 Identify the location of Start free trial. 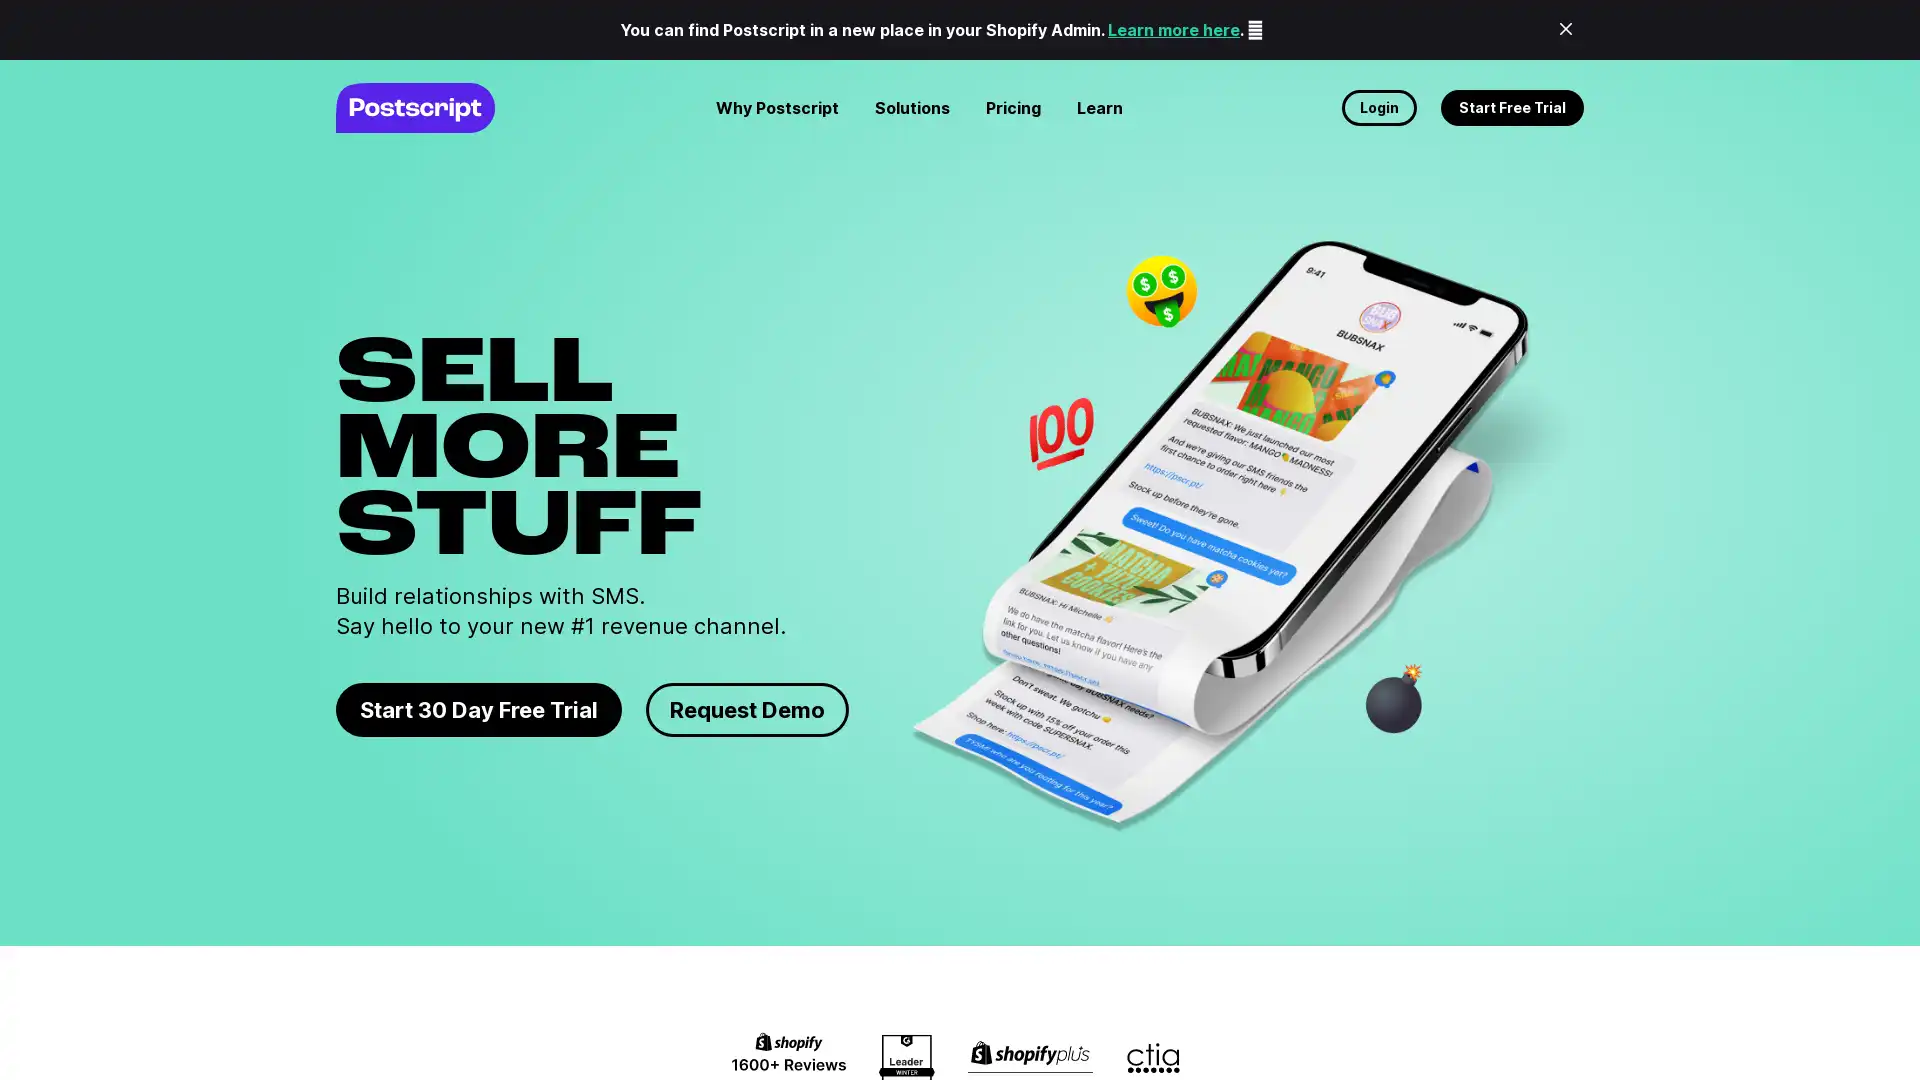
(1733, 914).